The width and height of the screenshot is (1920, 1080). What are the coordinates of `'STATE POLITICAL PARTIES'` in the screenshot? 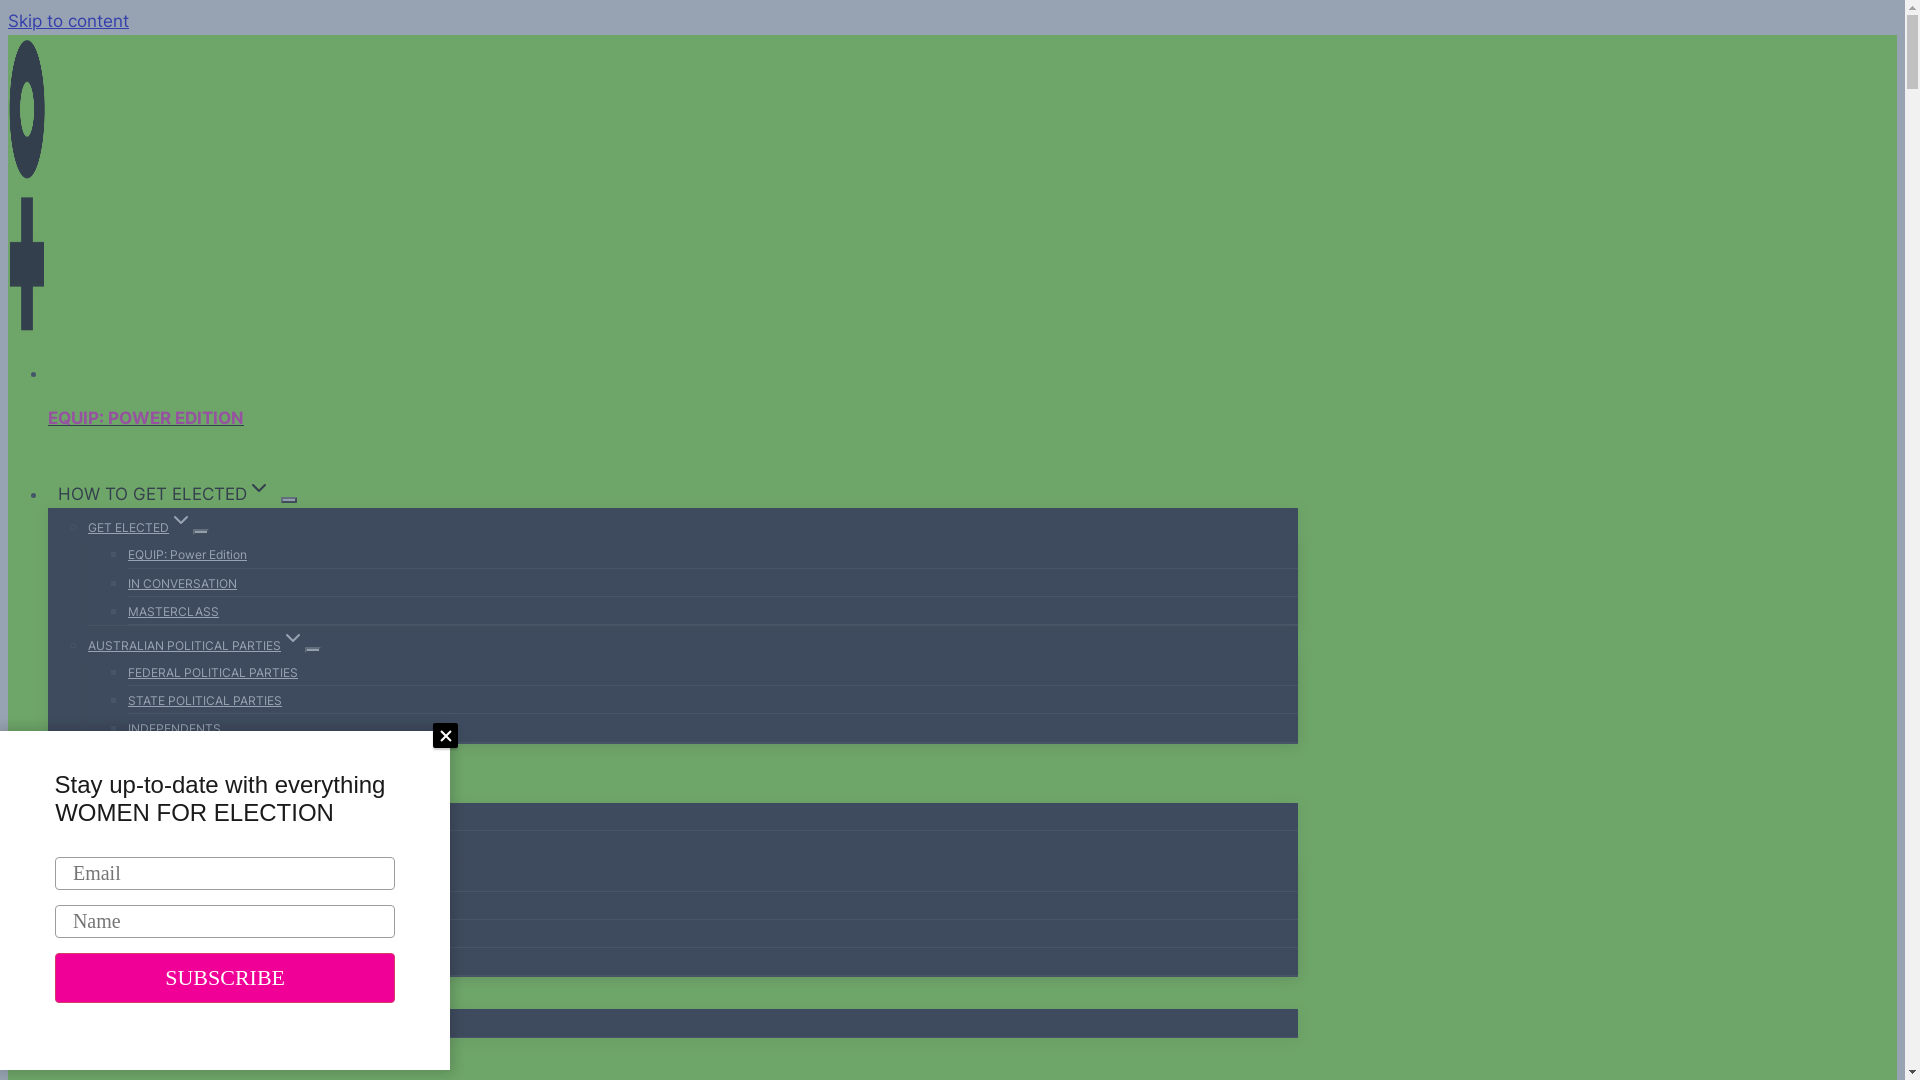 It's located at (205, 699).